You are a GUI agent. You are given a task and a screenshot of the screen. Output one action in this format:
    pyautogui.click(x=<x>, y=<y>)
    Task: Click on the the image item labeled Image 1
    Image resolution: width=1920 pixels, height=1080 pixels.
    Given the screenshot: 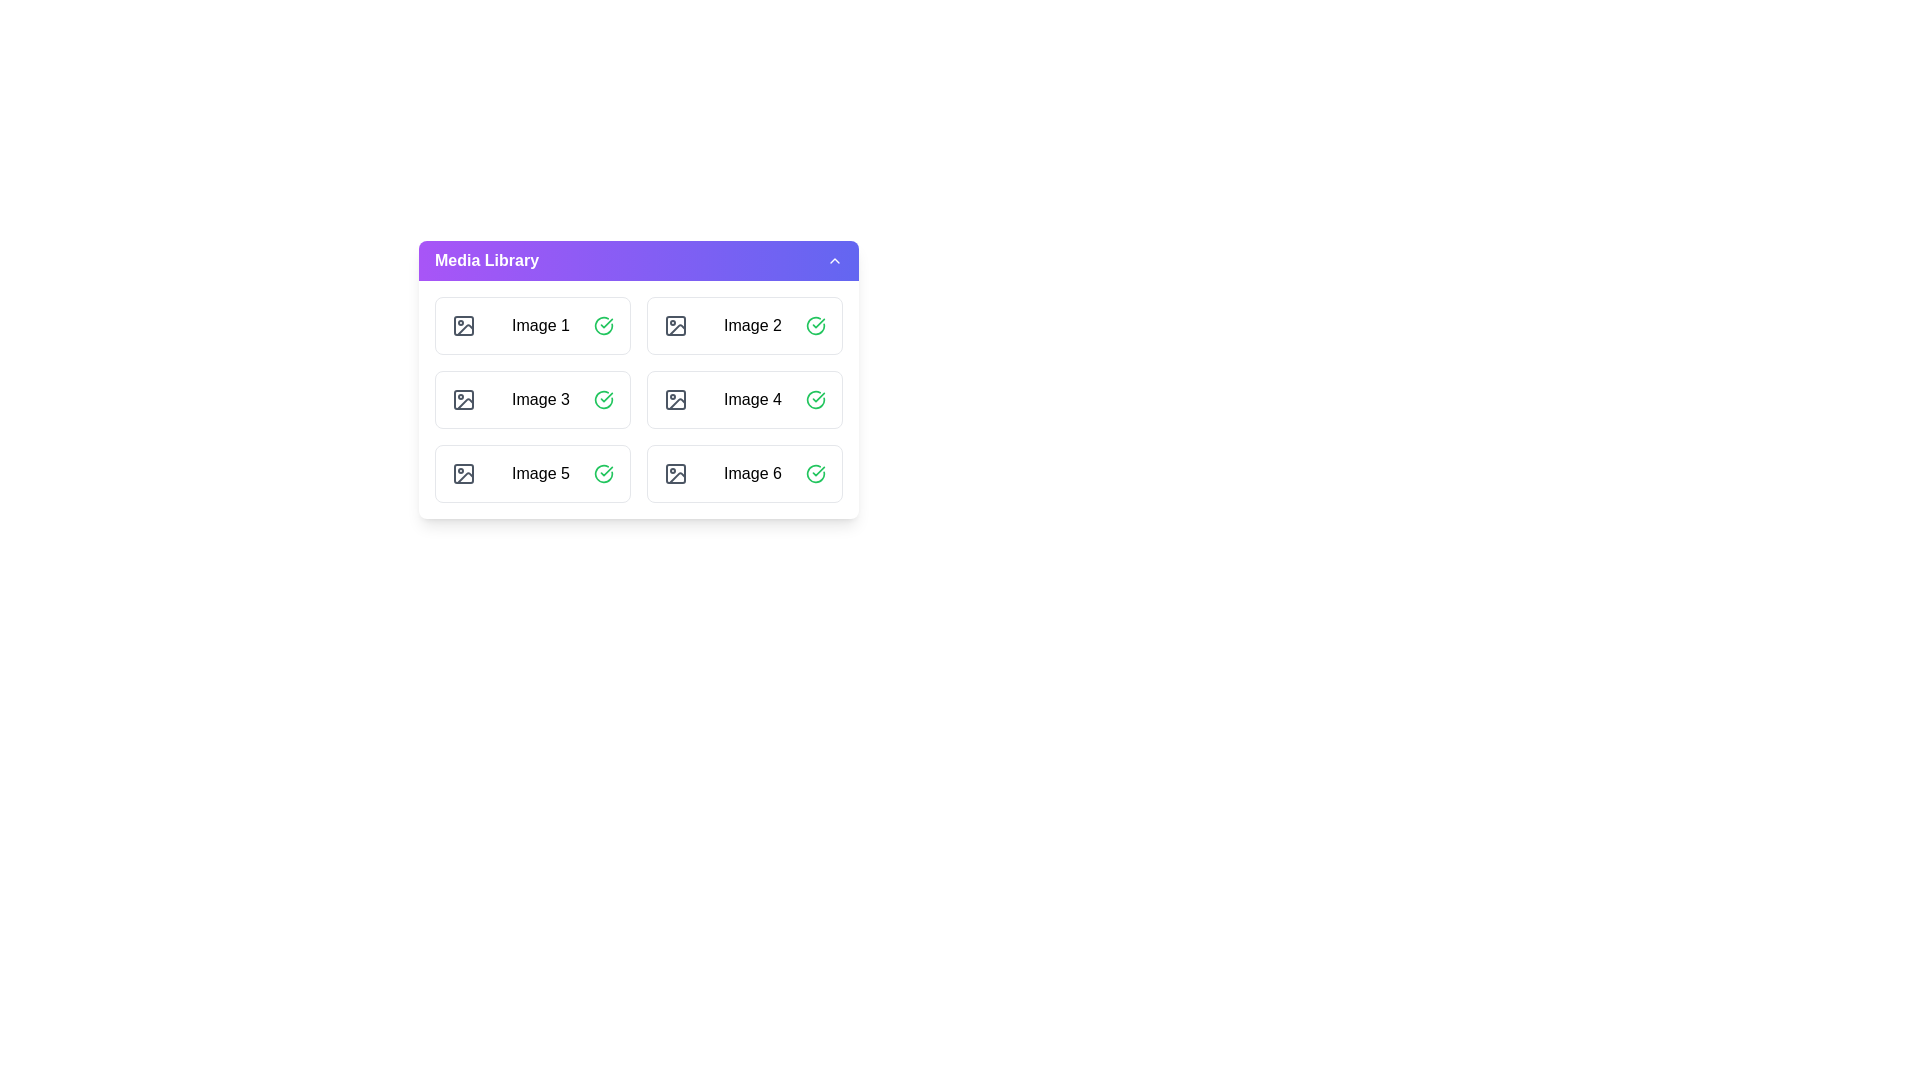 What is the action you would take?
    pyautogui.click(x=532, y=325)
    